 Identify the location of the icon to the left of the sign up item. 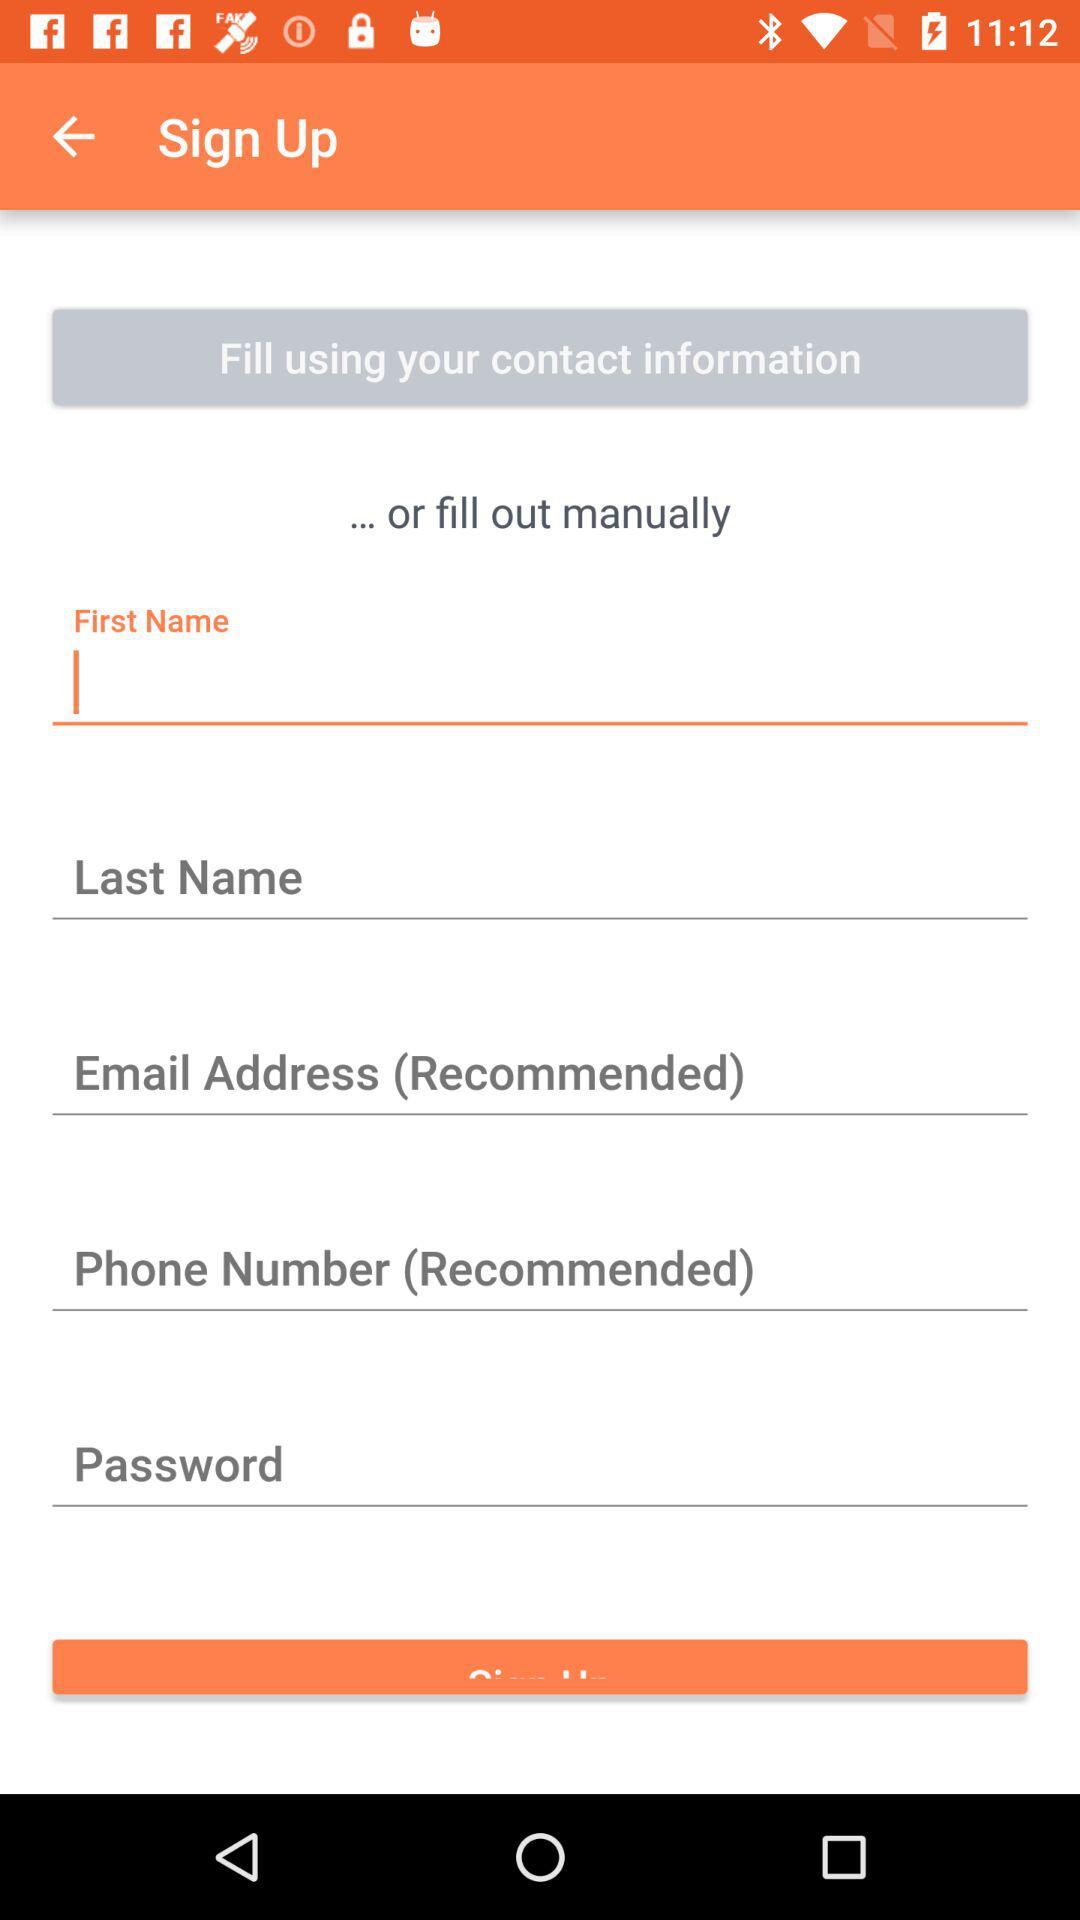
(72, 135).